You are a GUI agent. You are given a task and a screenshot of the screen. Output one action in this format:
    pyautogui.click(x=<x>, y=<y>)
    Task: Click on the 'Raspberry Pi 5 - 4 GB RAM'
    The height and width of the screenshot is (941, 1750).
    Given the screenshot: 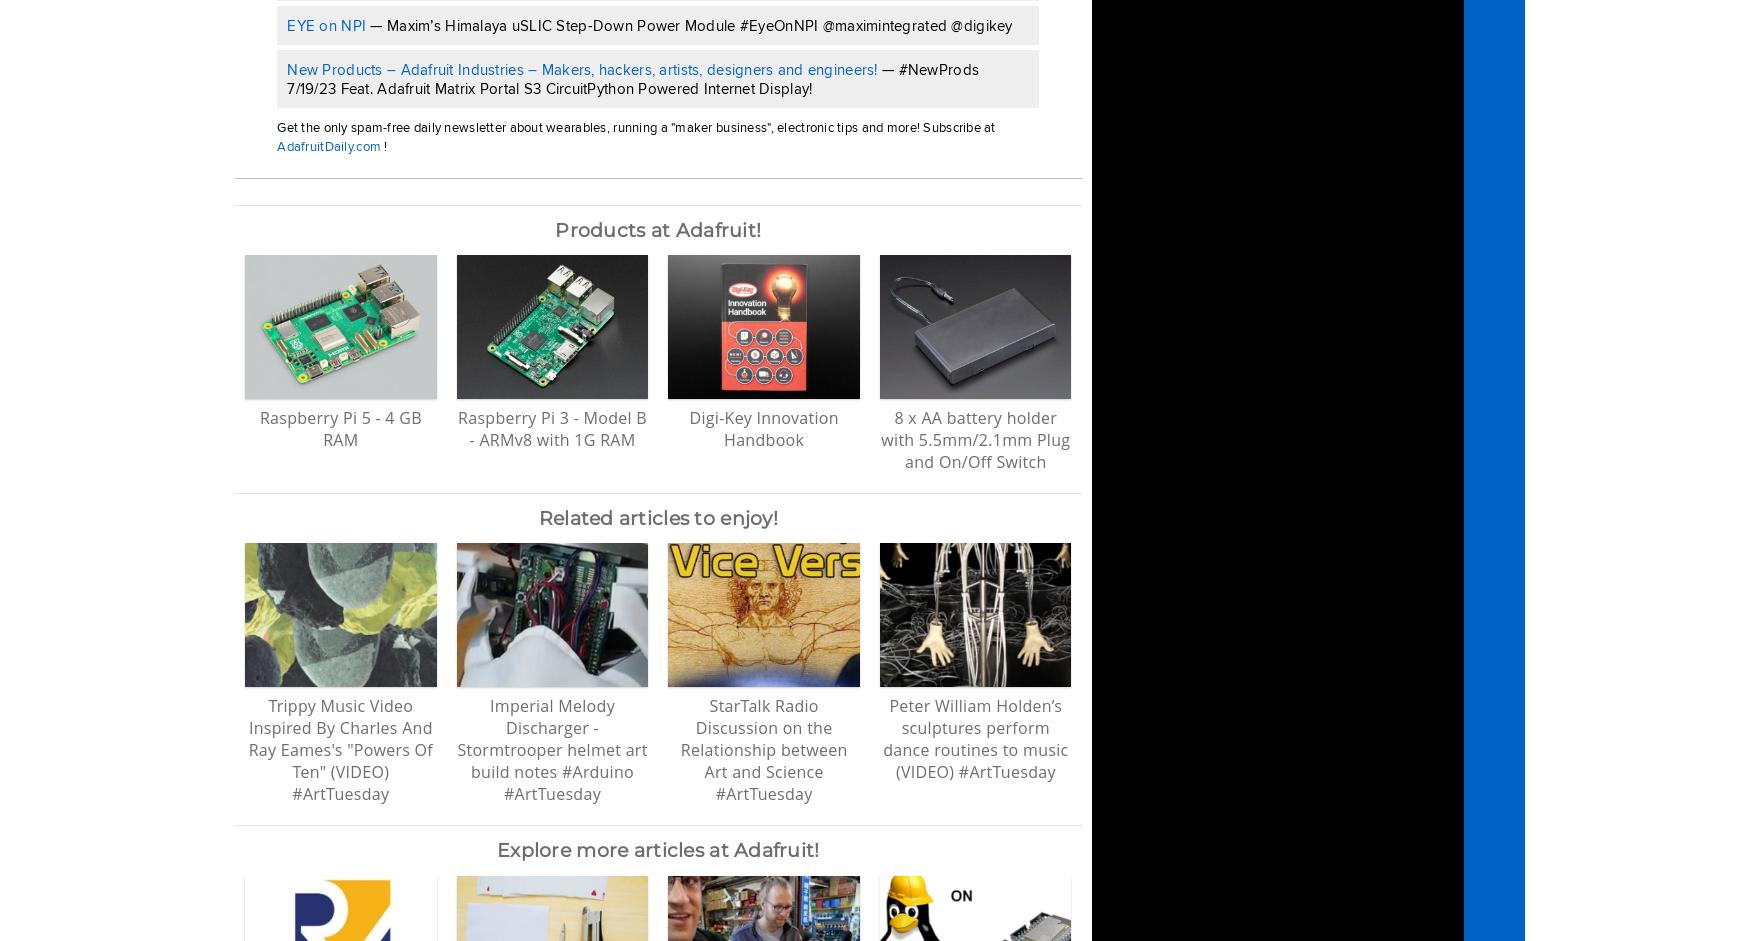 What is the action you would take?
    pyautogui.click(x=340, y=426)
    